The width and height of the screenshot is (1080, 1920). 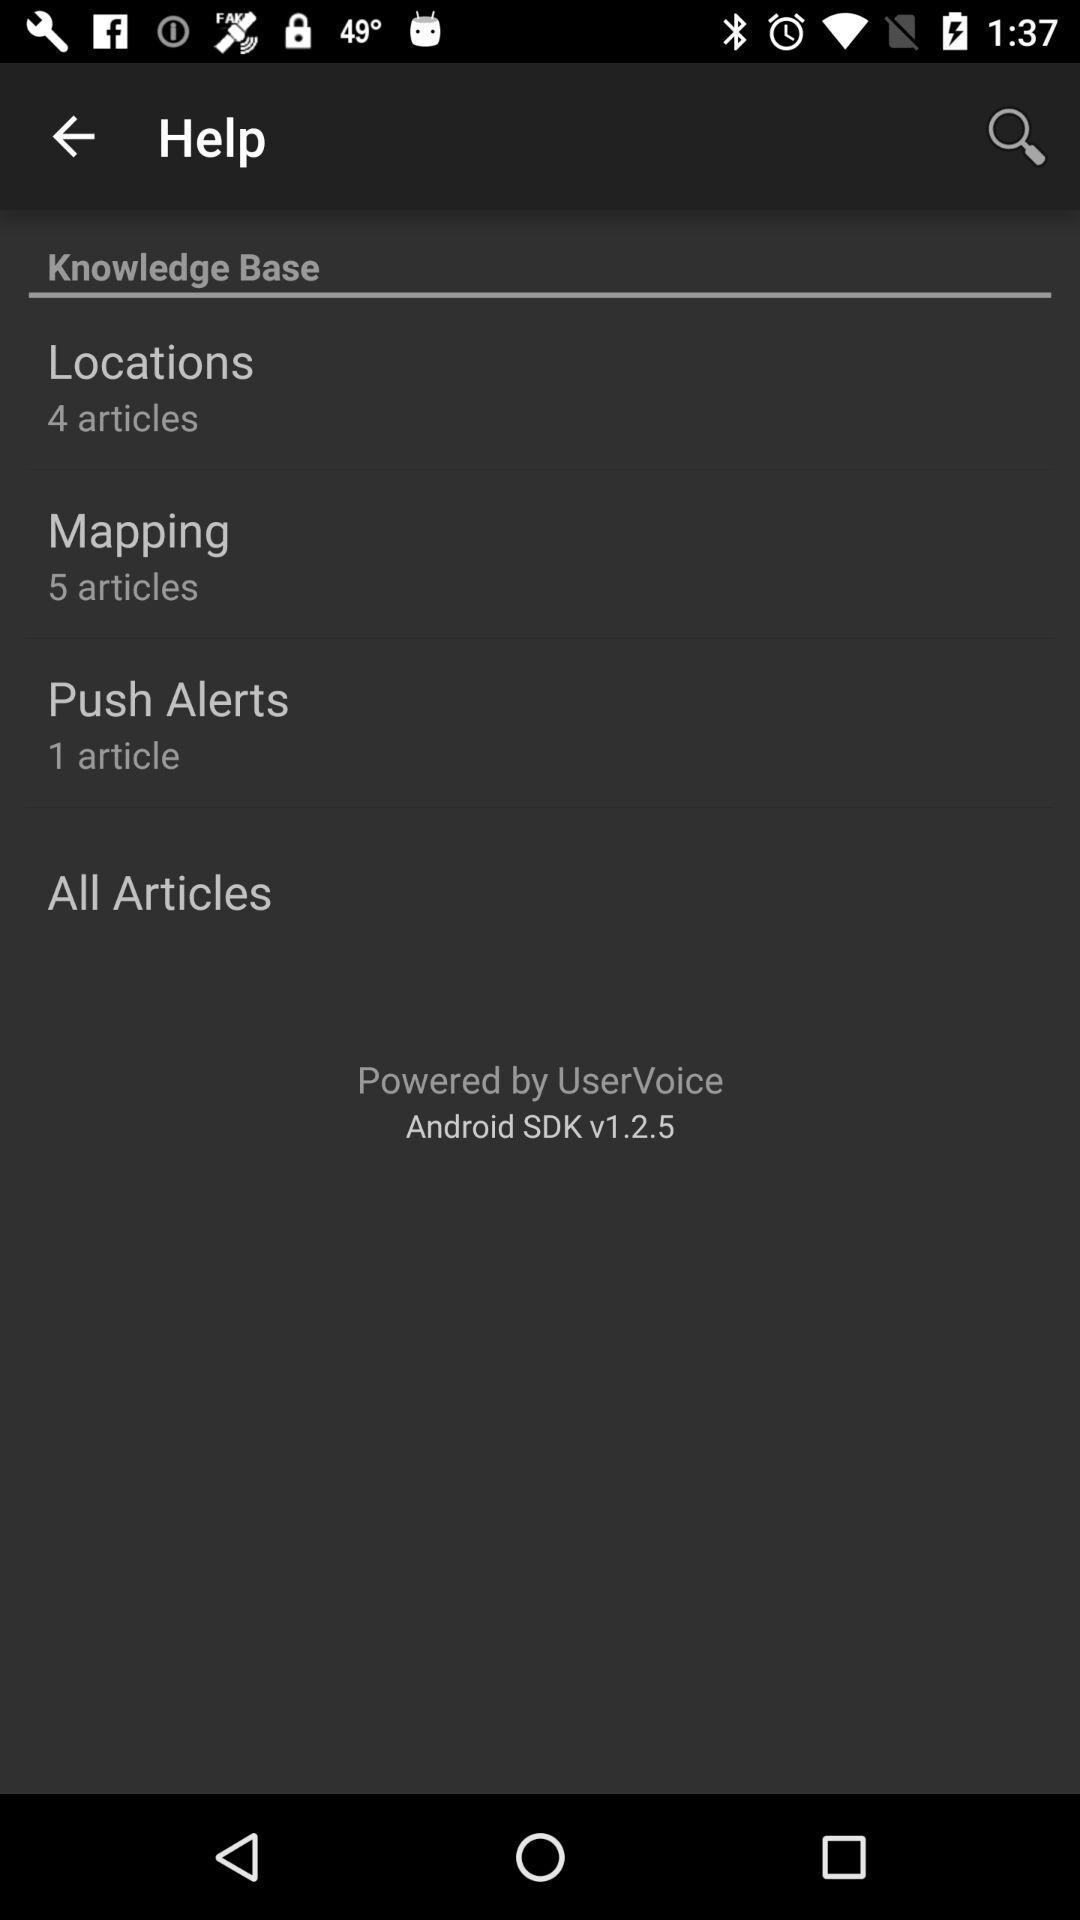 What do you see at coordinates (123, 416) in the screenshot?
I see `the 4 articles` at bounding box center [123, 416].